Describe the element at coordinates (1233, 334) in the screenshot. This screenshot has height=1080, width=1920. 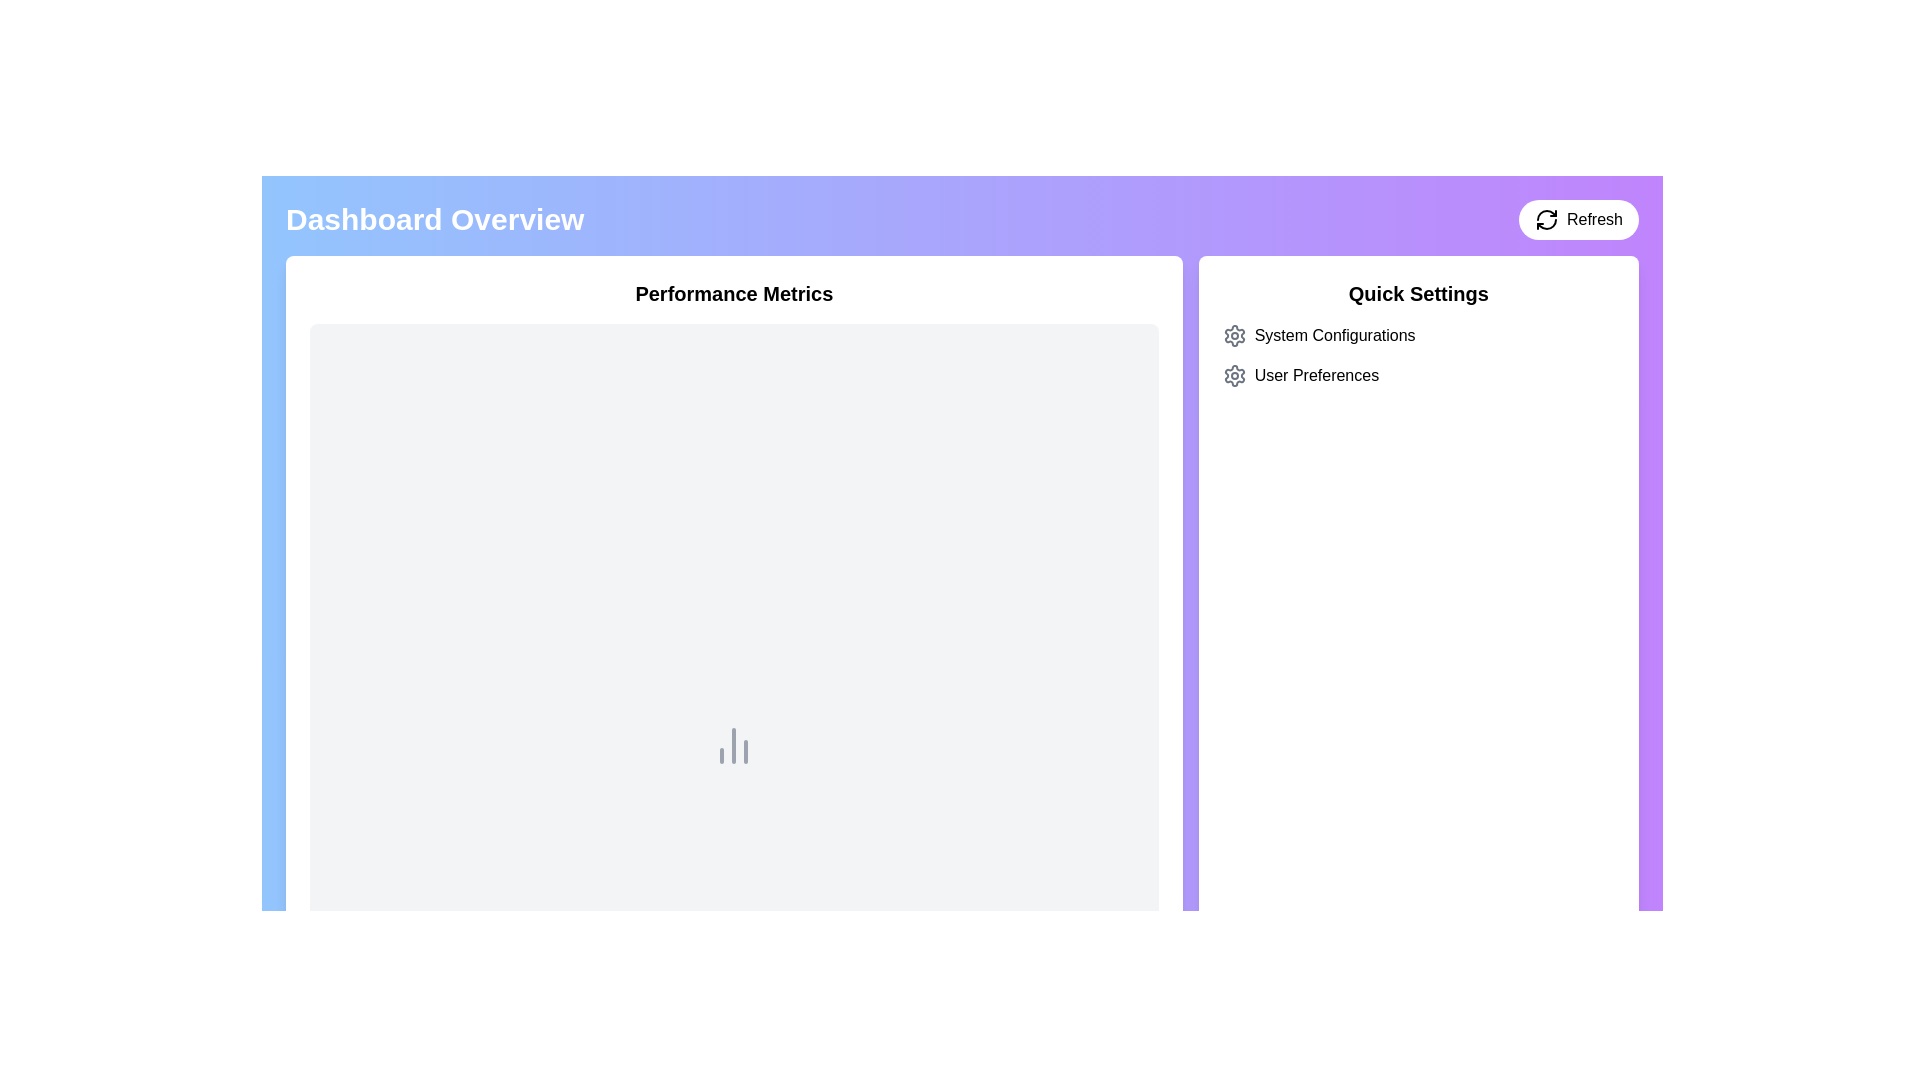
I see `the gear-shaped icon representing the settings option in the Quick Settings panel, located to the left of 'User Preferences'` at that location.